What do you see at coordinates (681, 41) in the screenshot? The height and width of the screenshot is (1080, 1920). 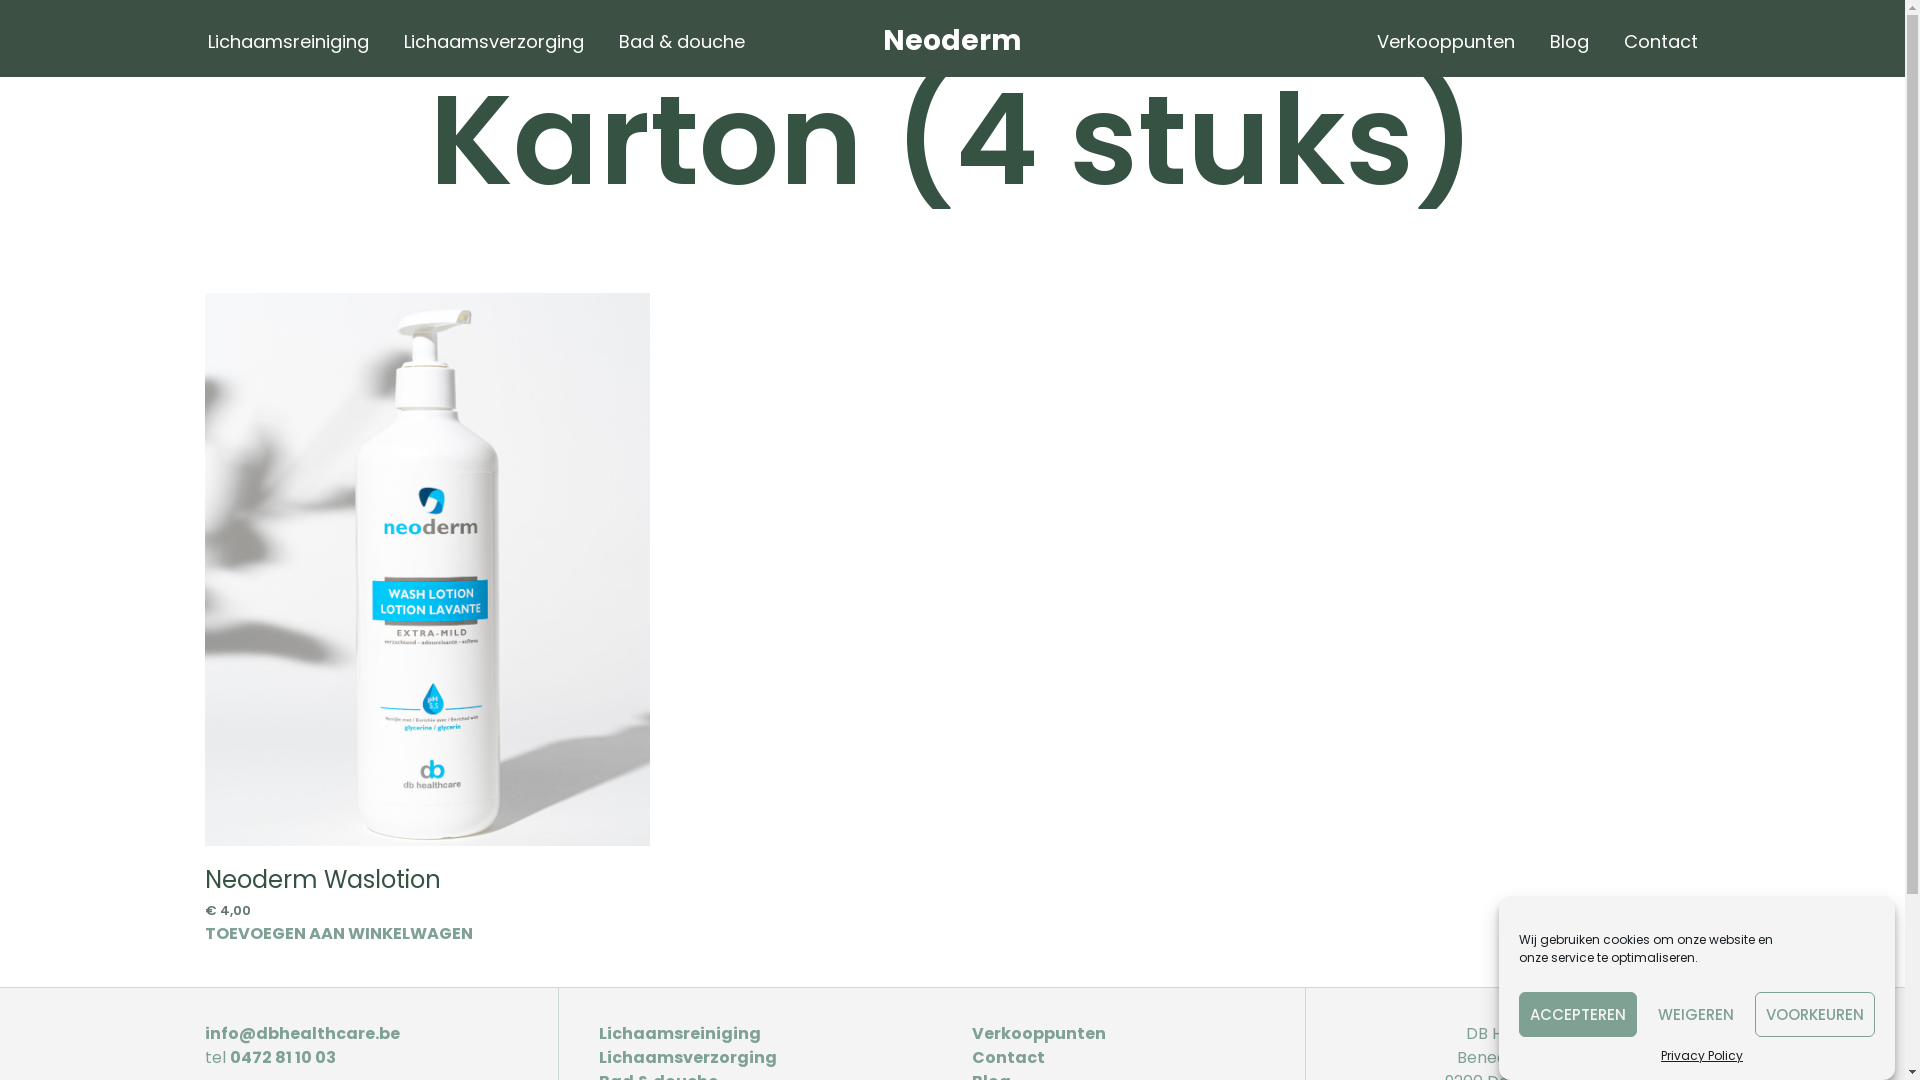 I see `'Bad & douche'` at bounding box center [681, 41].